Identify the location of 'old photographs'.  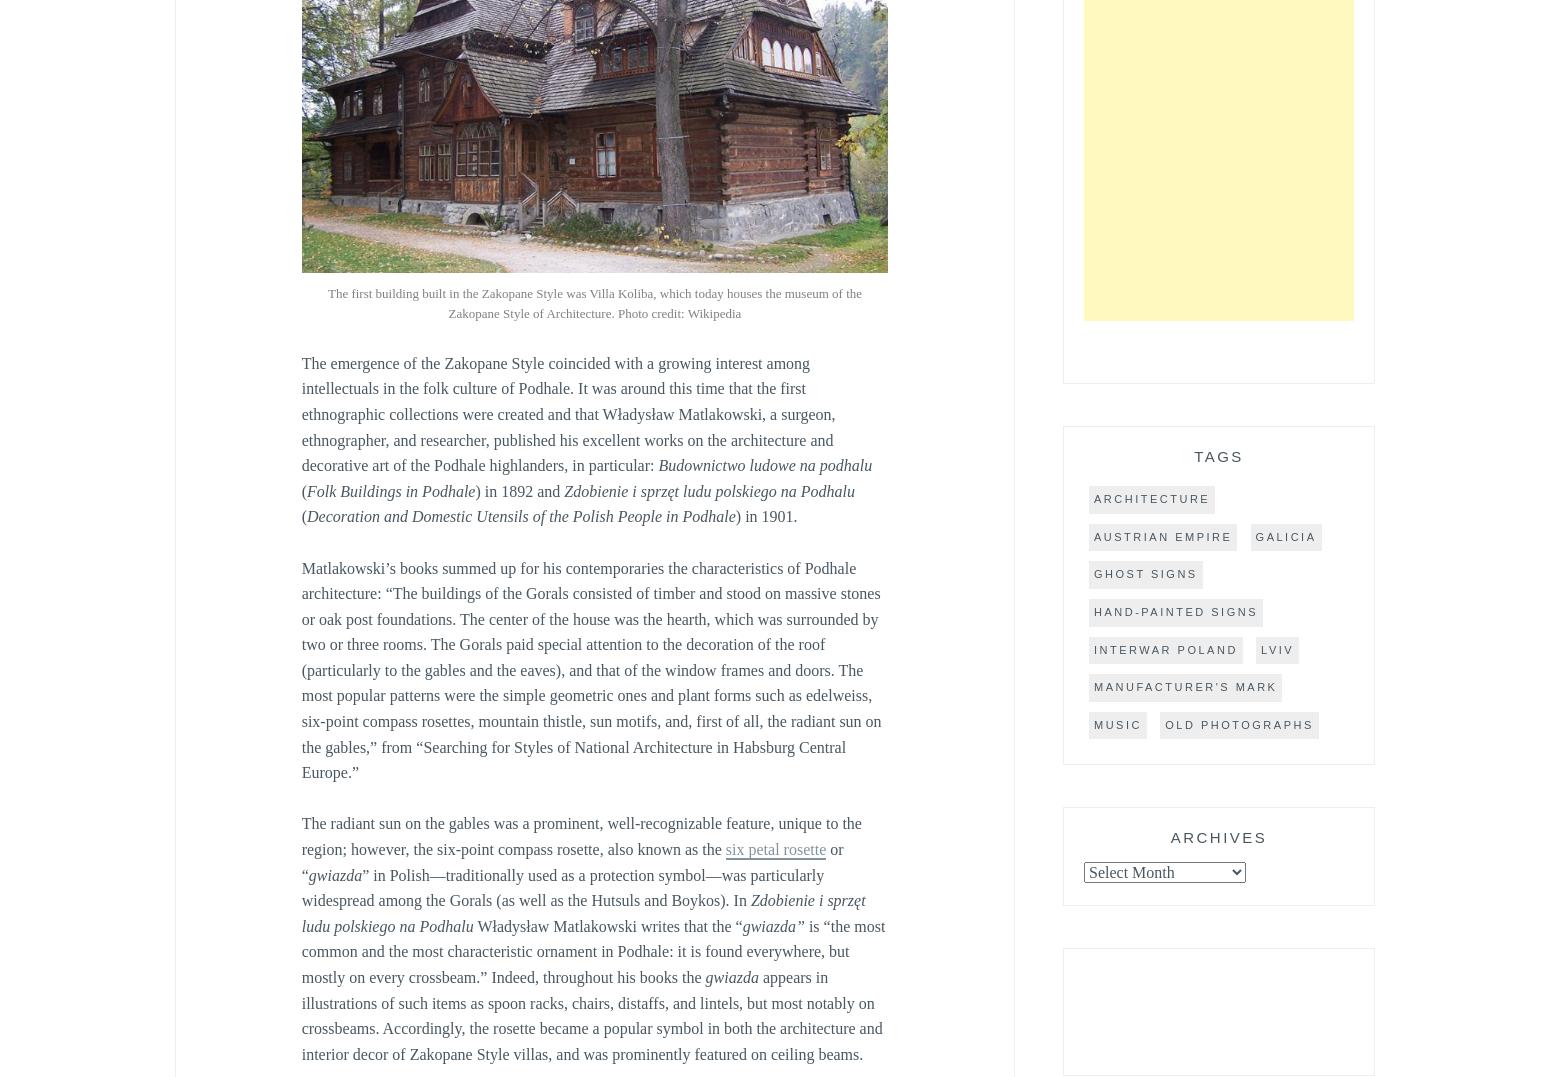
(1239, 723).